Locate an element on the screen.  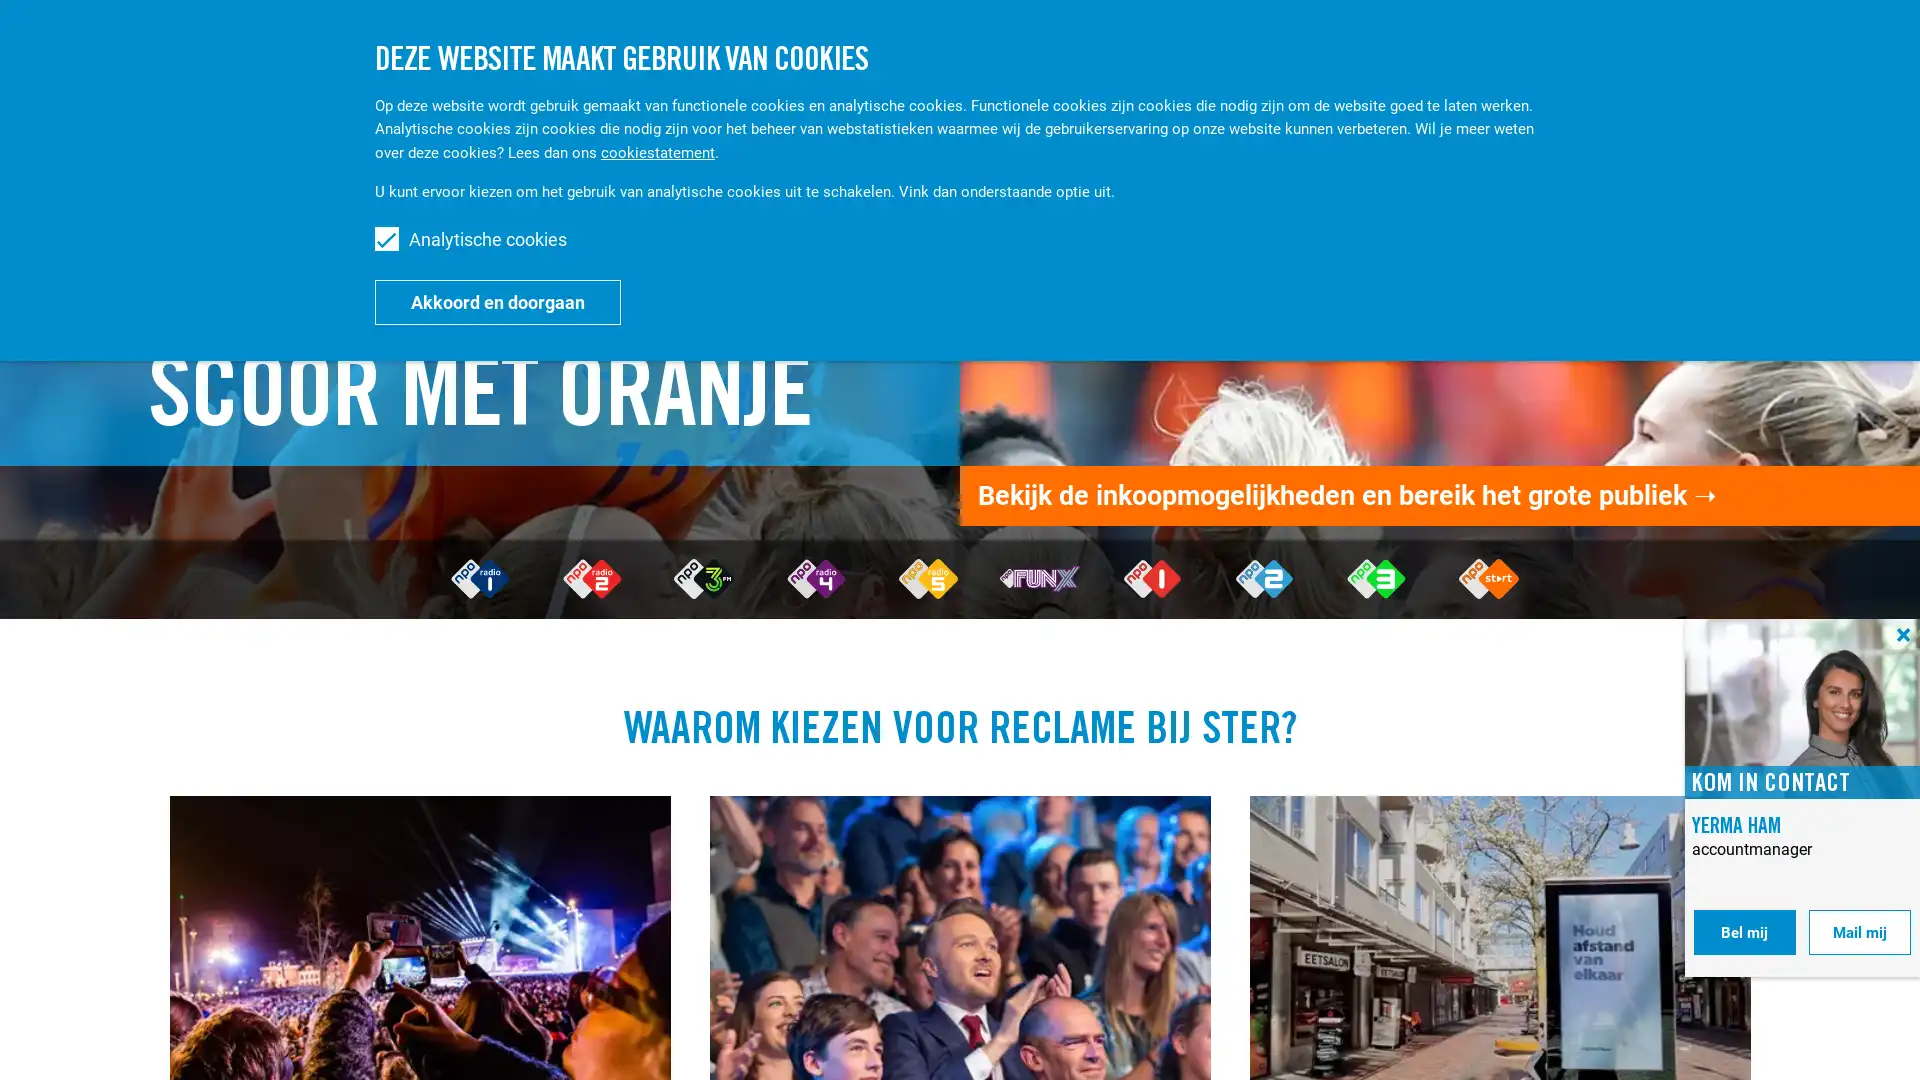
Mail mij is located at coordinates (1859, 932).